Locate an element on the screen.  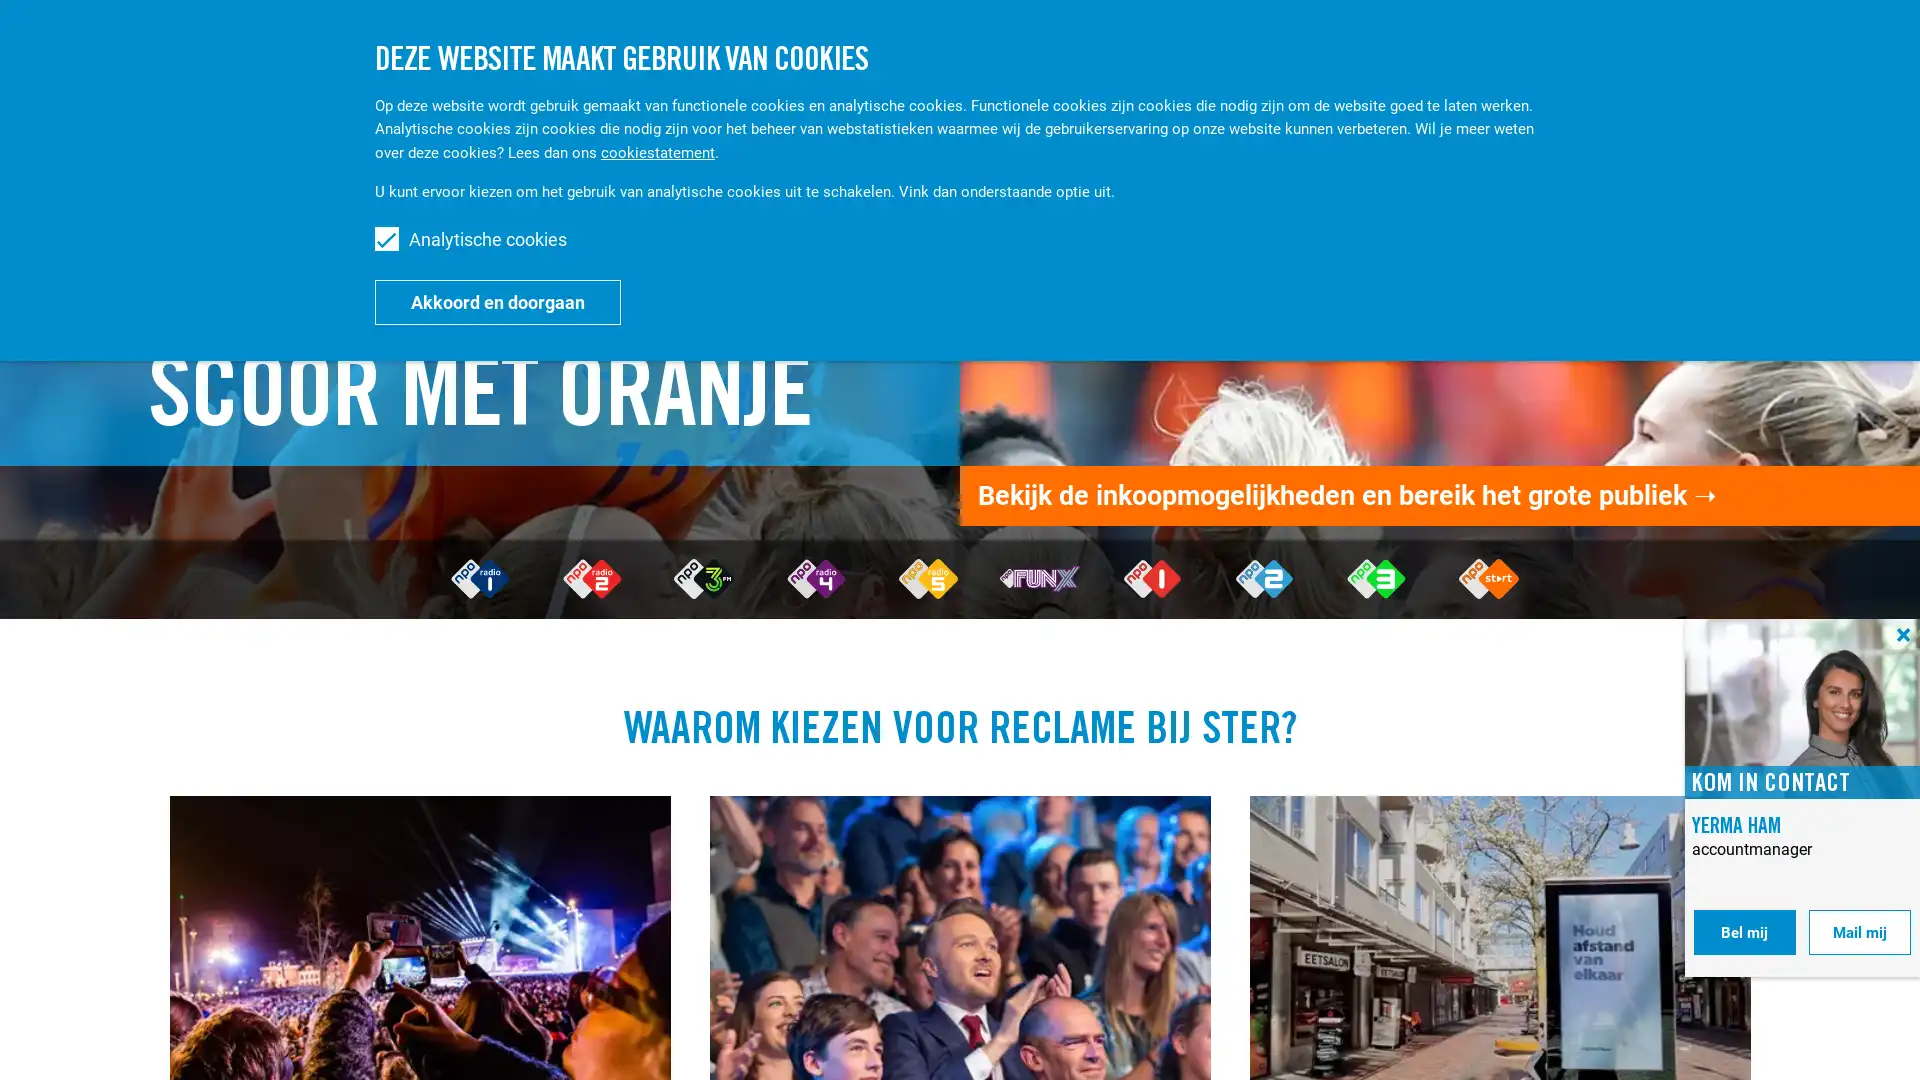
Mail mij is located at coordinates (1859, 932).